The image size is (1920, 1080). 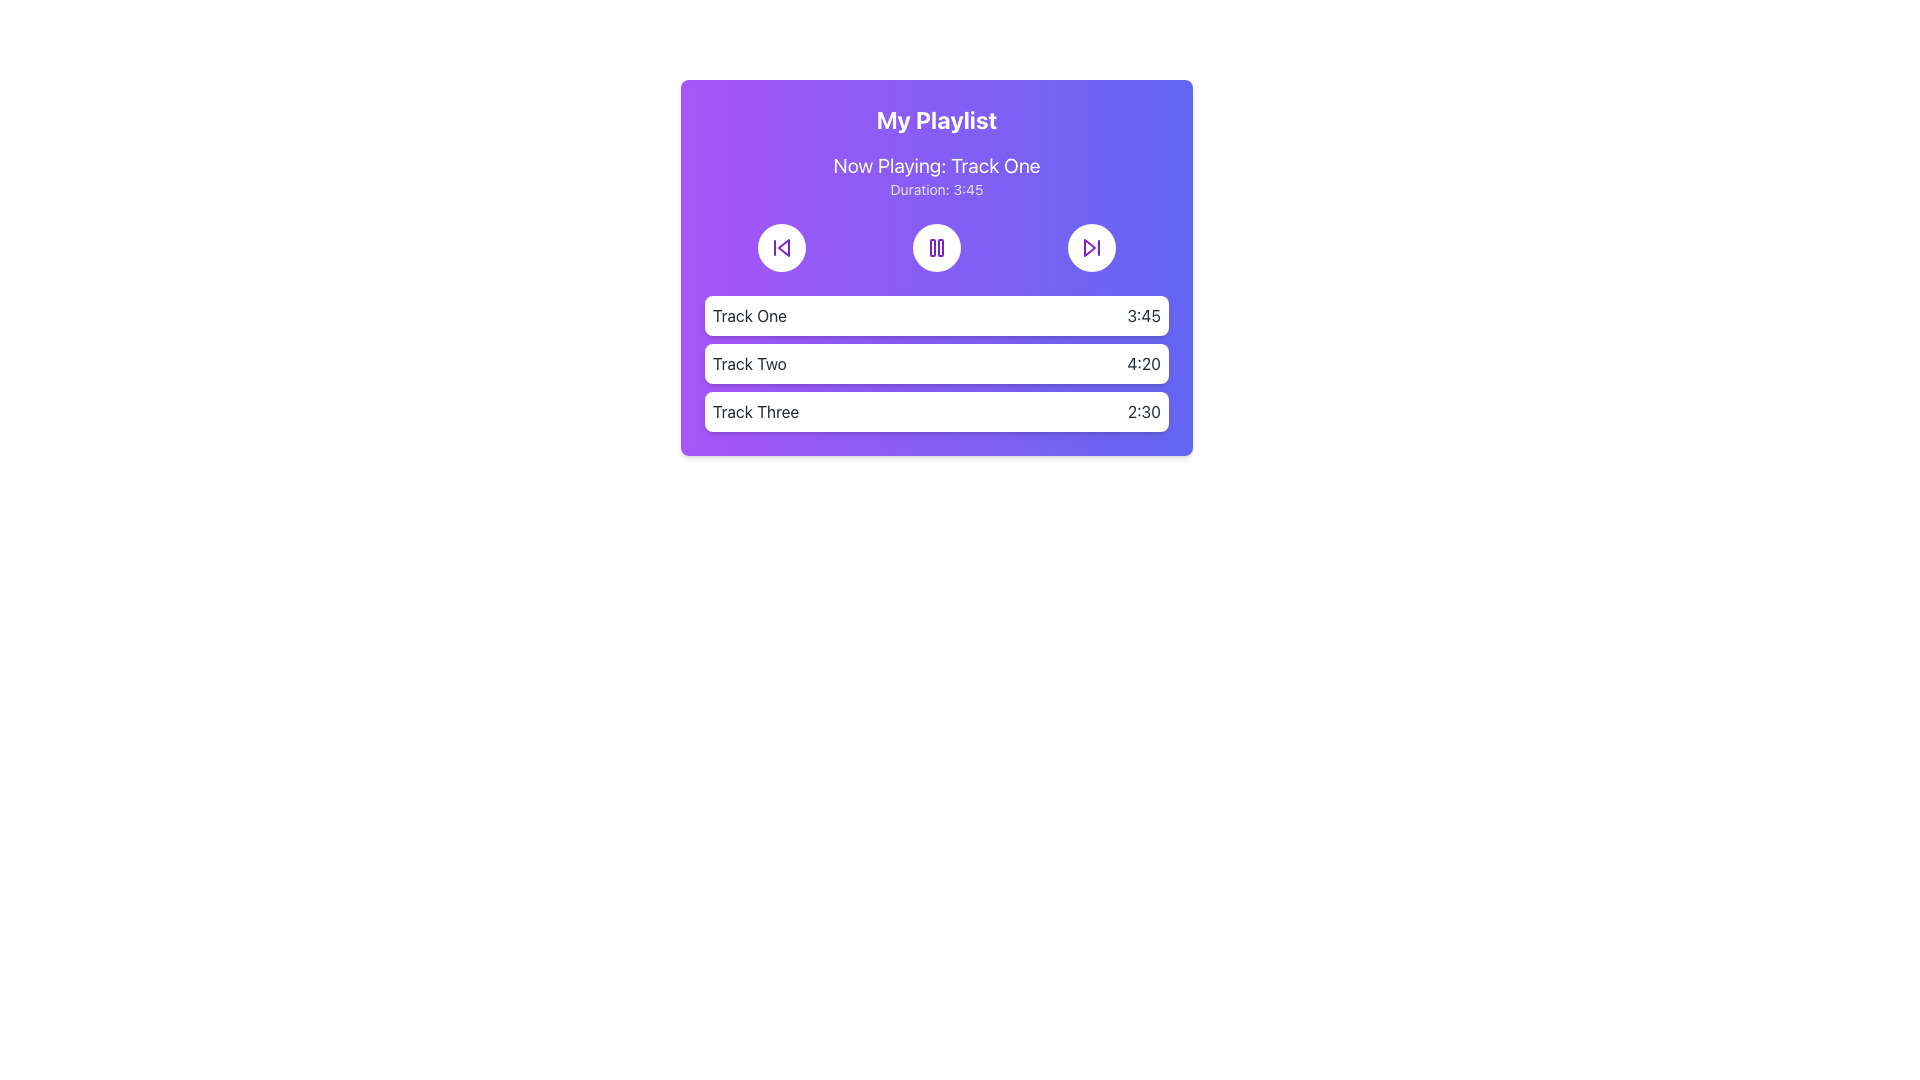 What do you see at coordinates (748, 363) in the screenshot?
I see `the 'Track Two' text label, which is styled in black on a white background and located in the second row of a vertical list of tracks` at bounding box center [748, 363].